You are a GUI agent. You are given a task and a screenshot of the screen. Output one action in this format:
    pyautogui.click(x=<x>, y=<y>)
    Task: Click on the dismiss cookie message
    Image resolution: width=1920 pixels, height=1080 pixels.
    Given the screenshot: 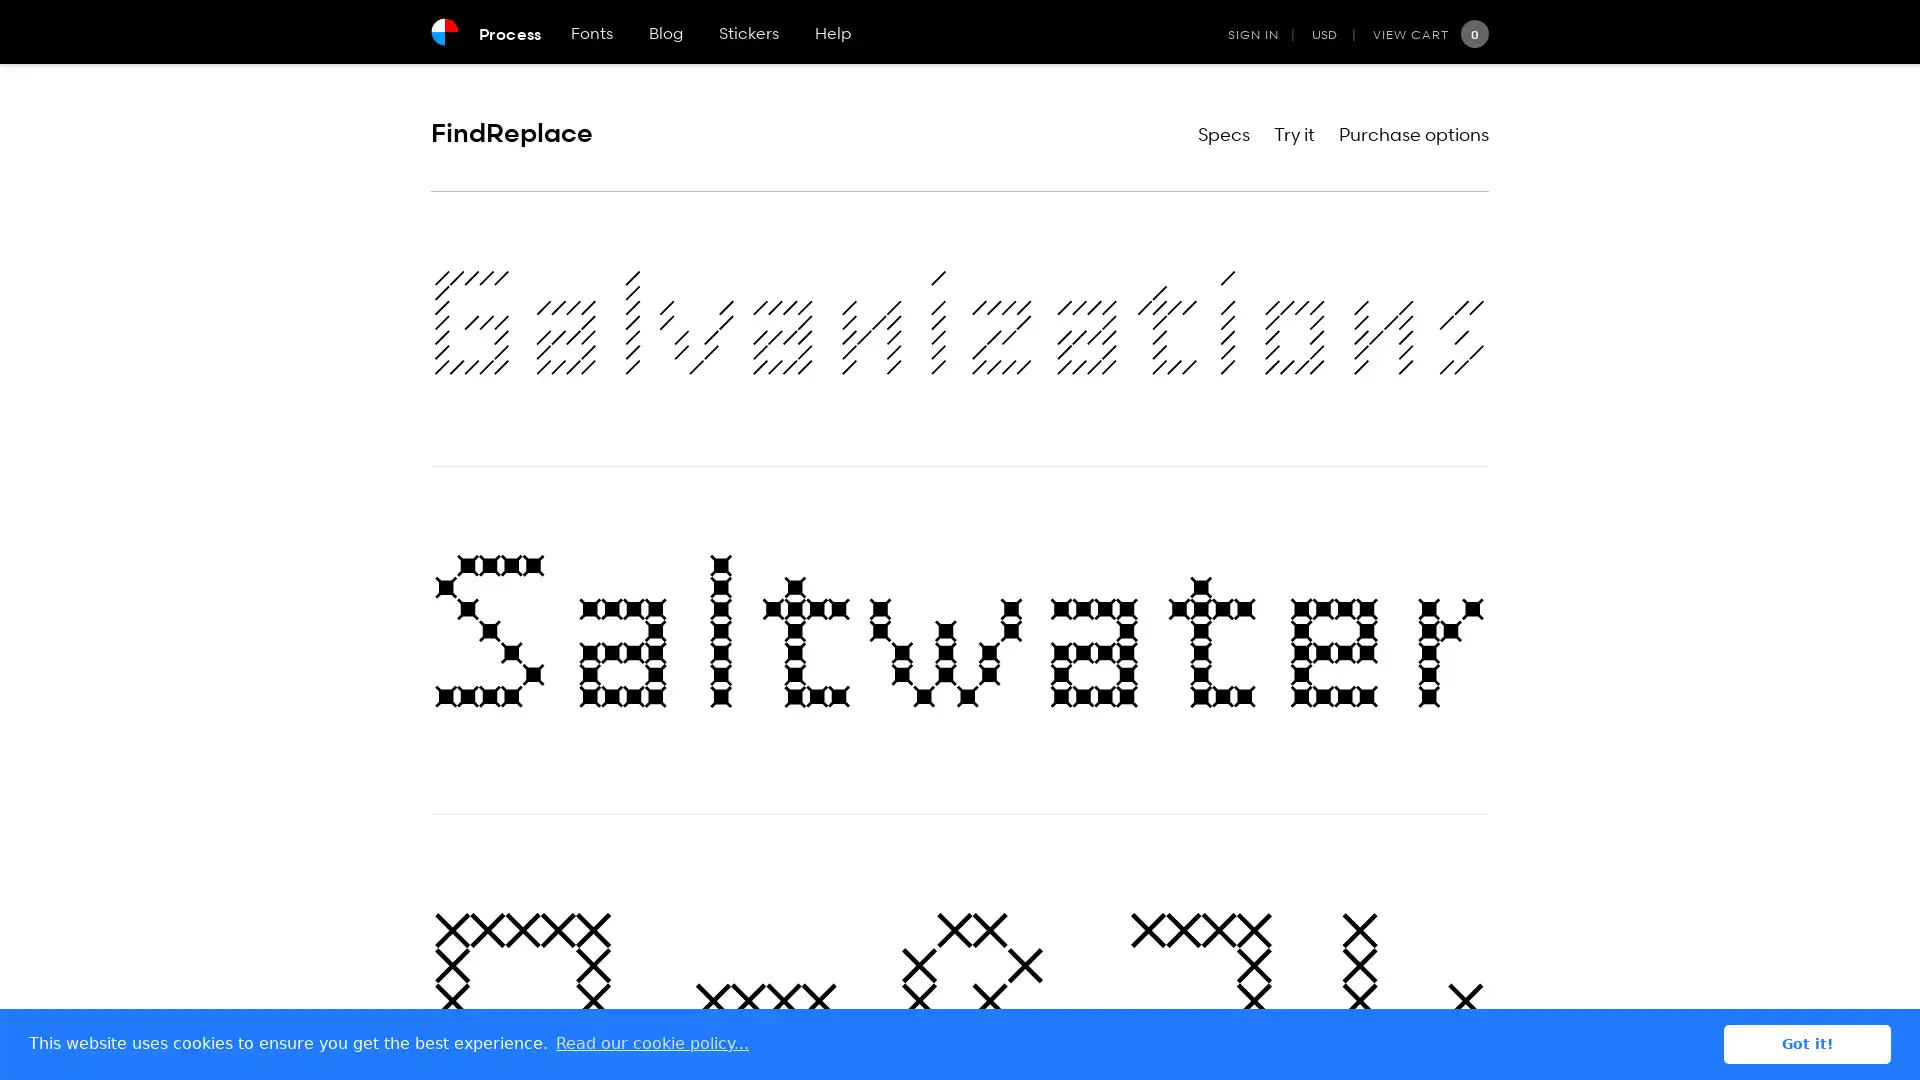 What is the action you would take?
    pyautogui.click(x=1807, y=1043)
    